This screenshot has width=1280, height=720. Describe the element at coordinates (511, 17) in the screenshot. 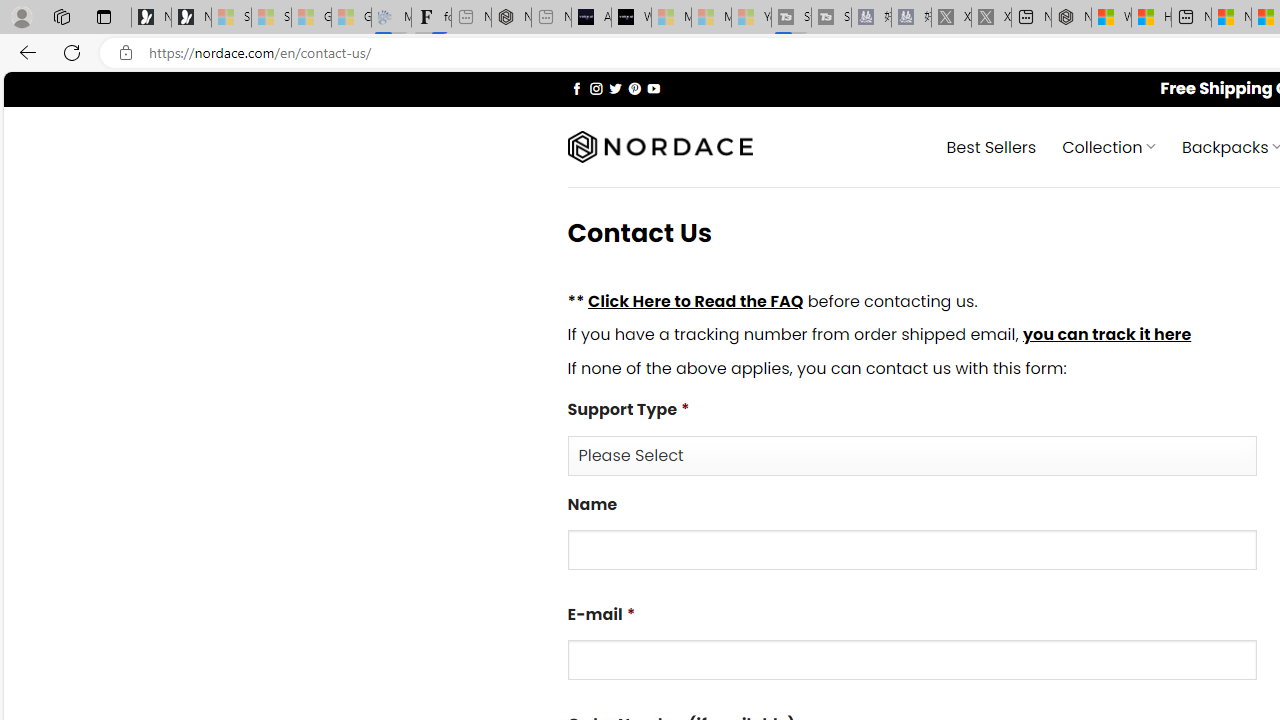

I see `'Nordace - #1 Japanese Best-Seller - Siena Smart Backpack'` at that location.